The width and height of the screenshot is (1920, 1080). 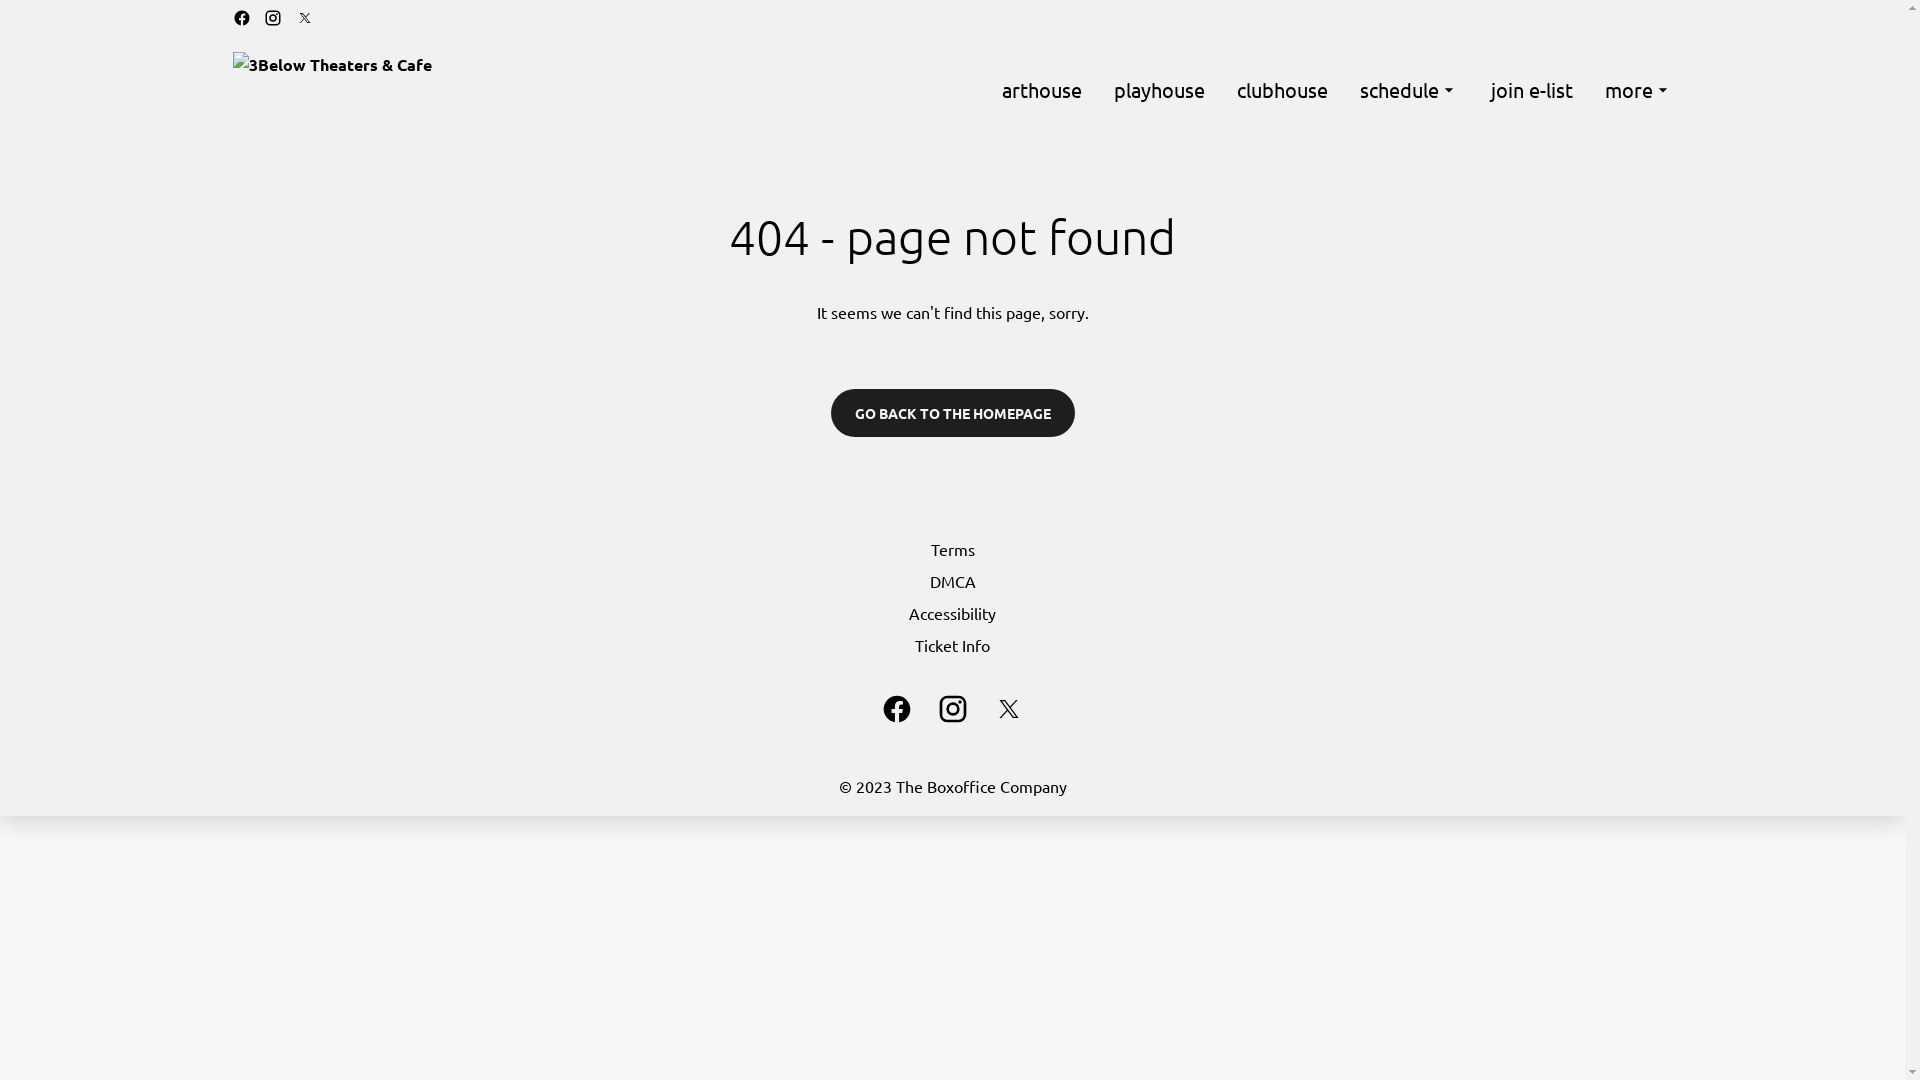 What do you see at coordinates (950, 708) in the screenshot?
I see `'instagram'` at bounding box center [950, 708].